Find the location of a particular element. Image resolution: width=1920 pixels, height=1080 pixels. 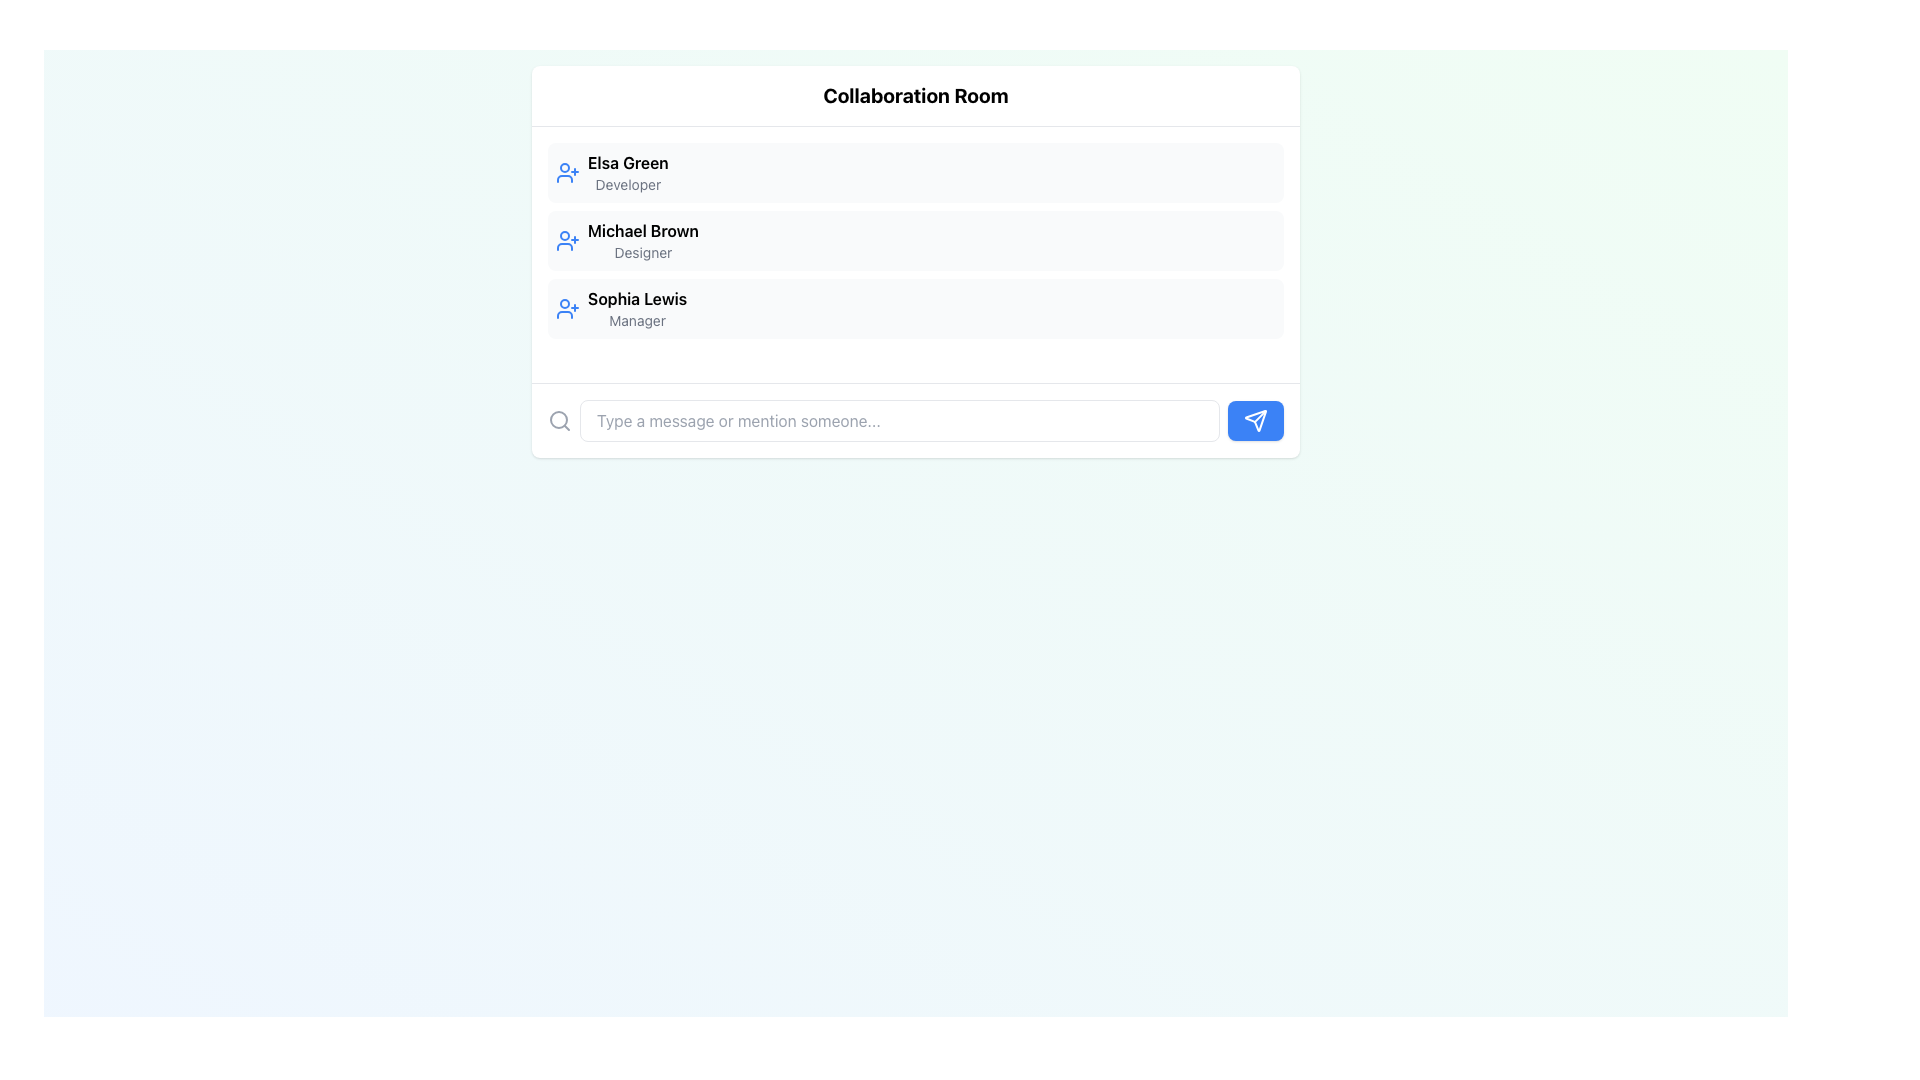

the icon-styled button located to the far left of the list item for 'Sophia Lewis' under the 'Collaboration Room' section is located at coordinates (566, 308).